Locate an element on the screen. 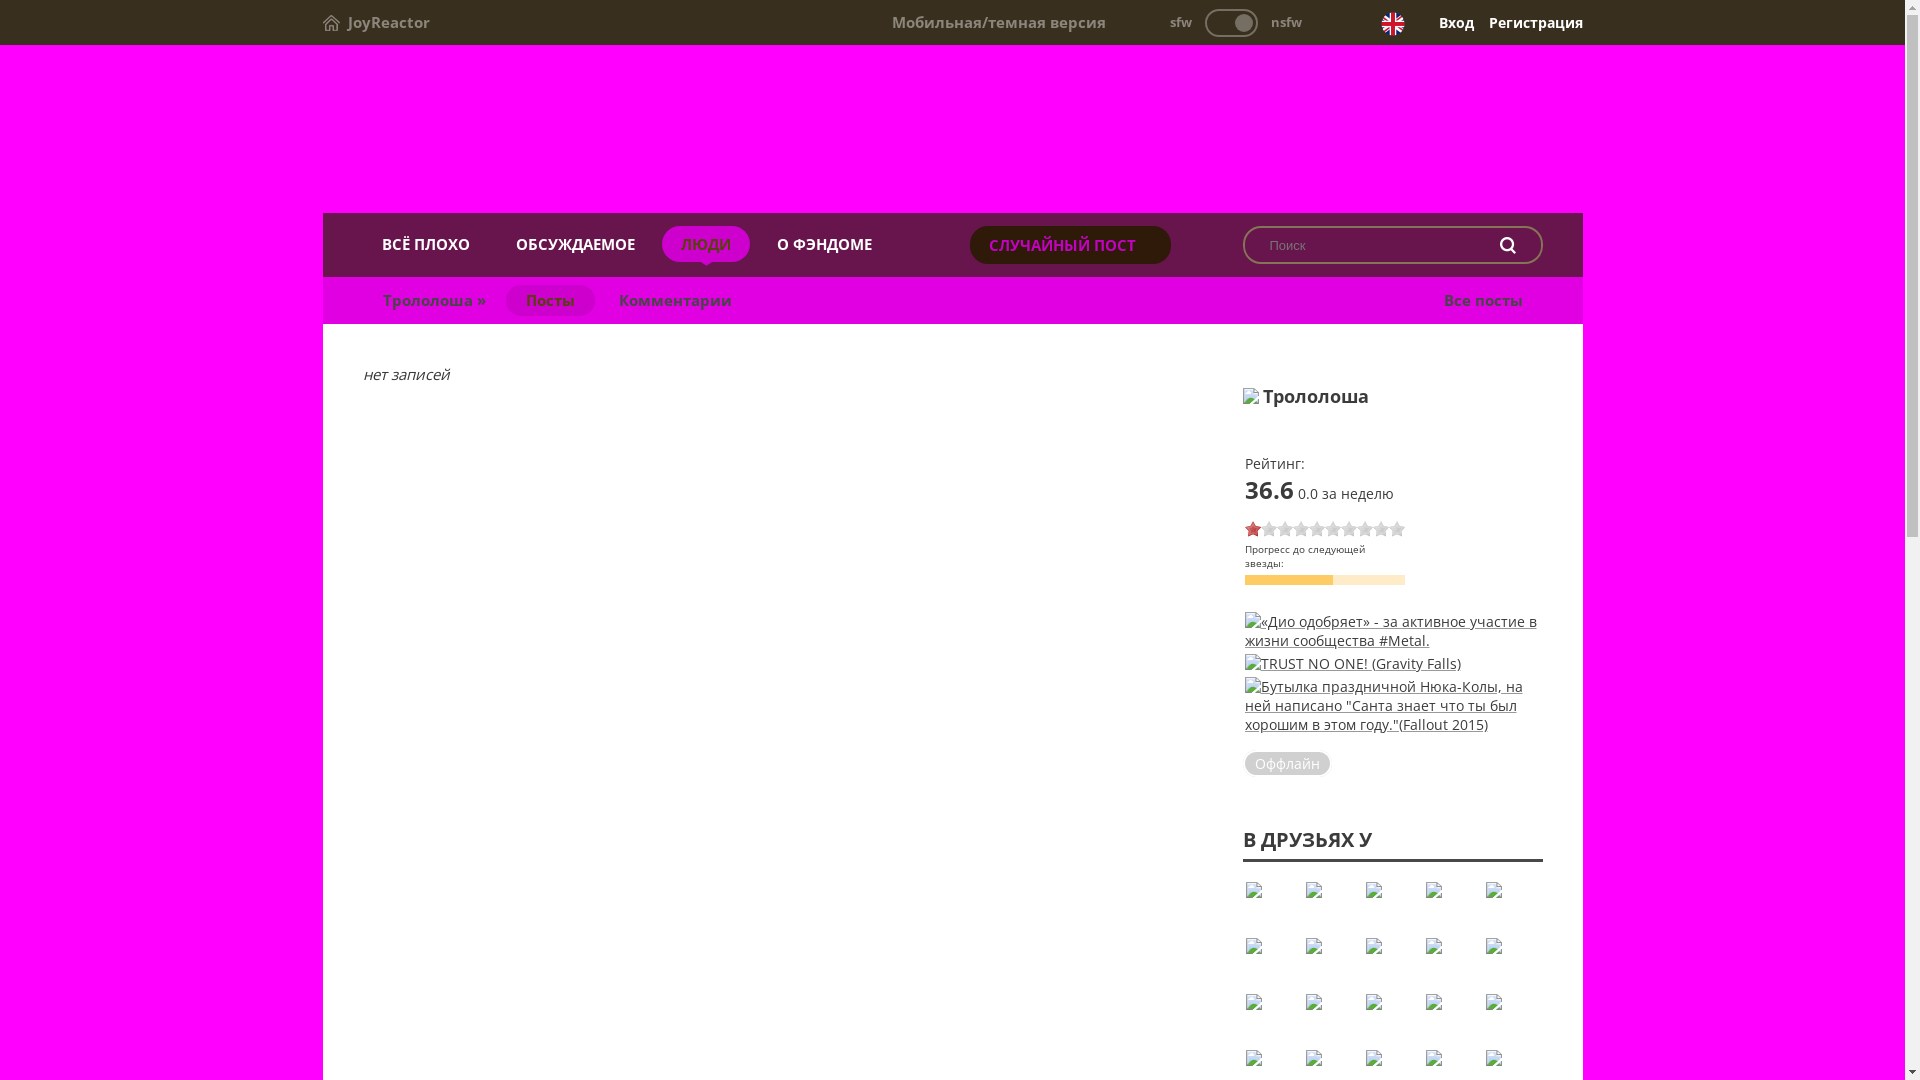 Image resolution: width=1920 pixels, height=1080 pixels. 'English version' is located at coordinates (1391, 23).